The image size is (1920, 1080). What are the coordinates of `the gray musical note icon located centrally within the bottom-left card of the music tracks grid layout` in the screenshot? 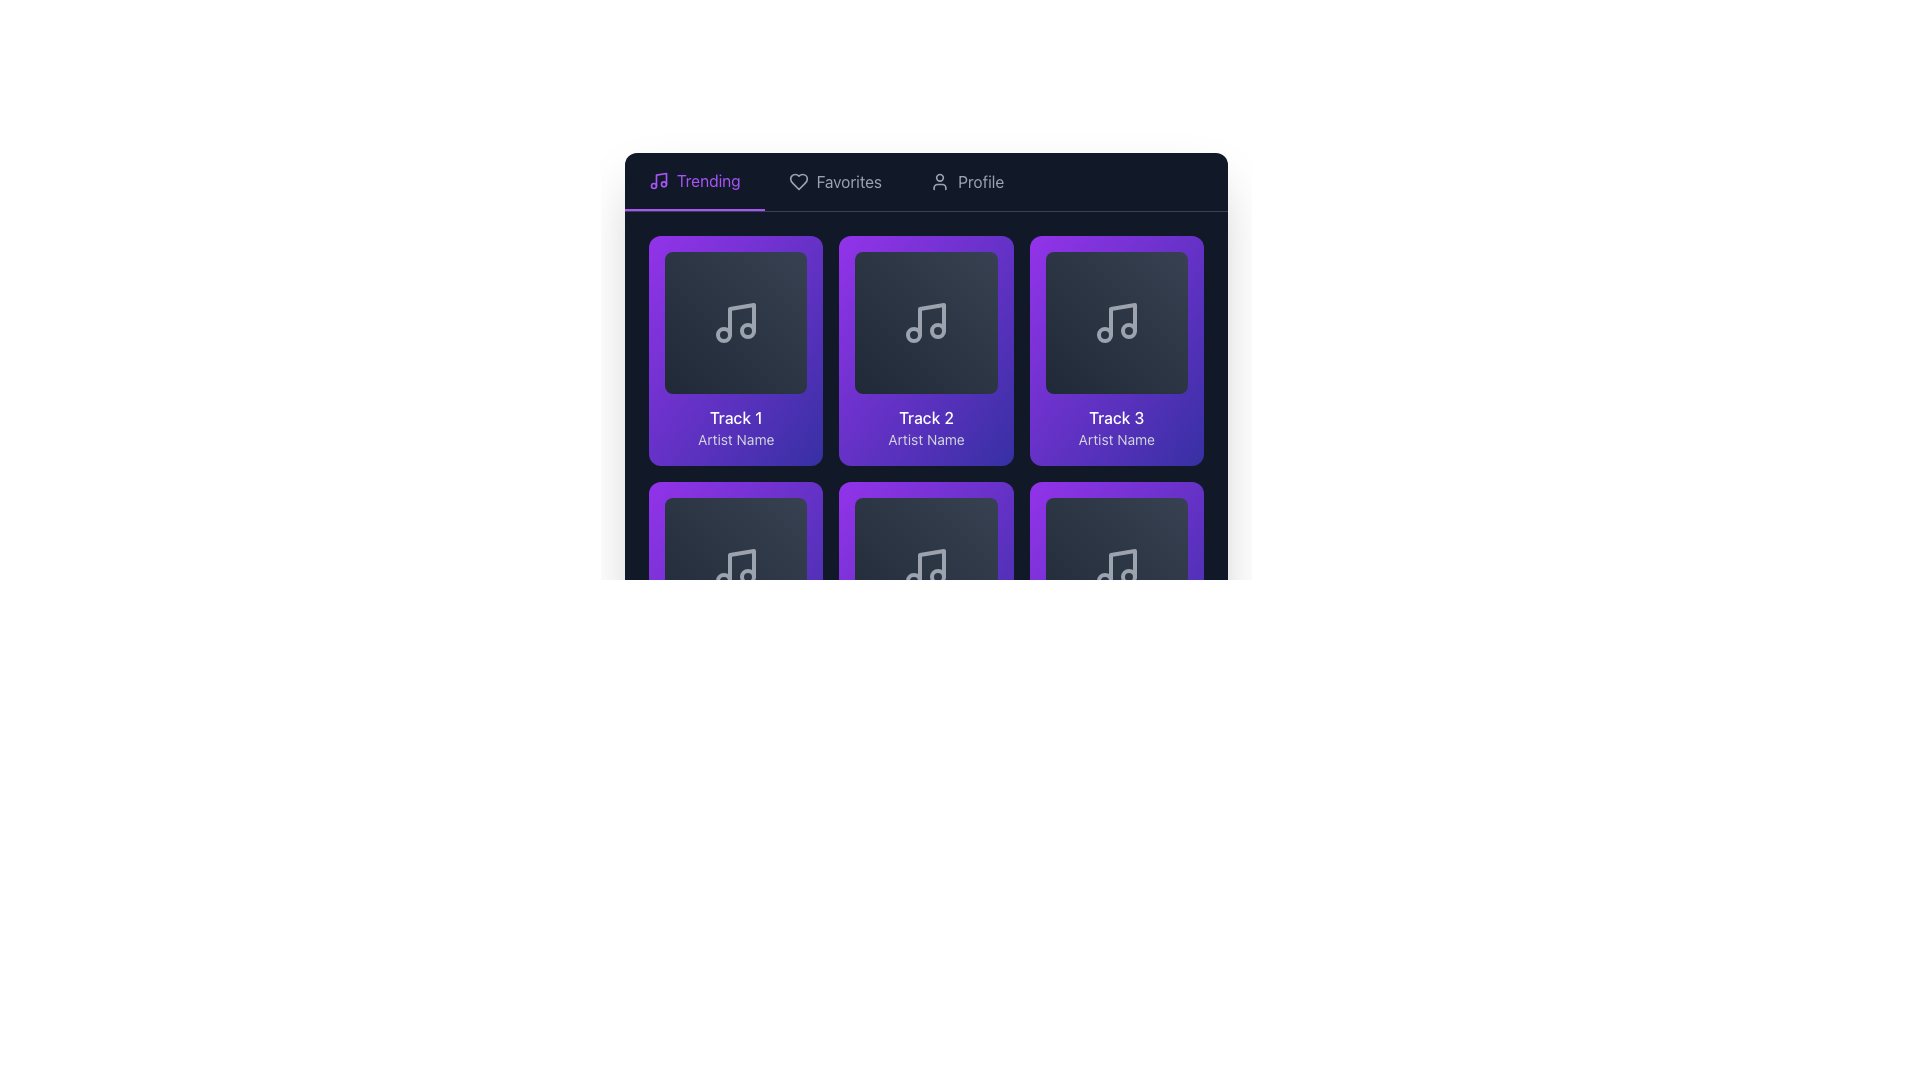 It's located at (741, 566).